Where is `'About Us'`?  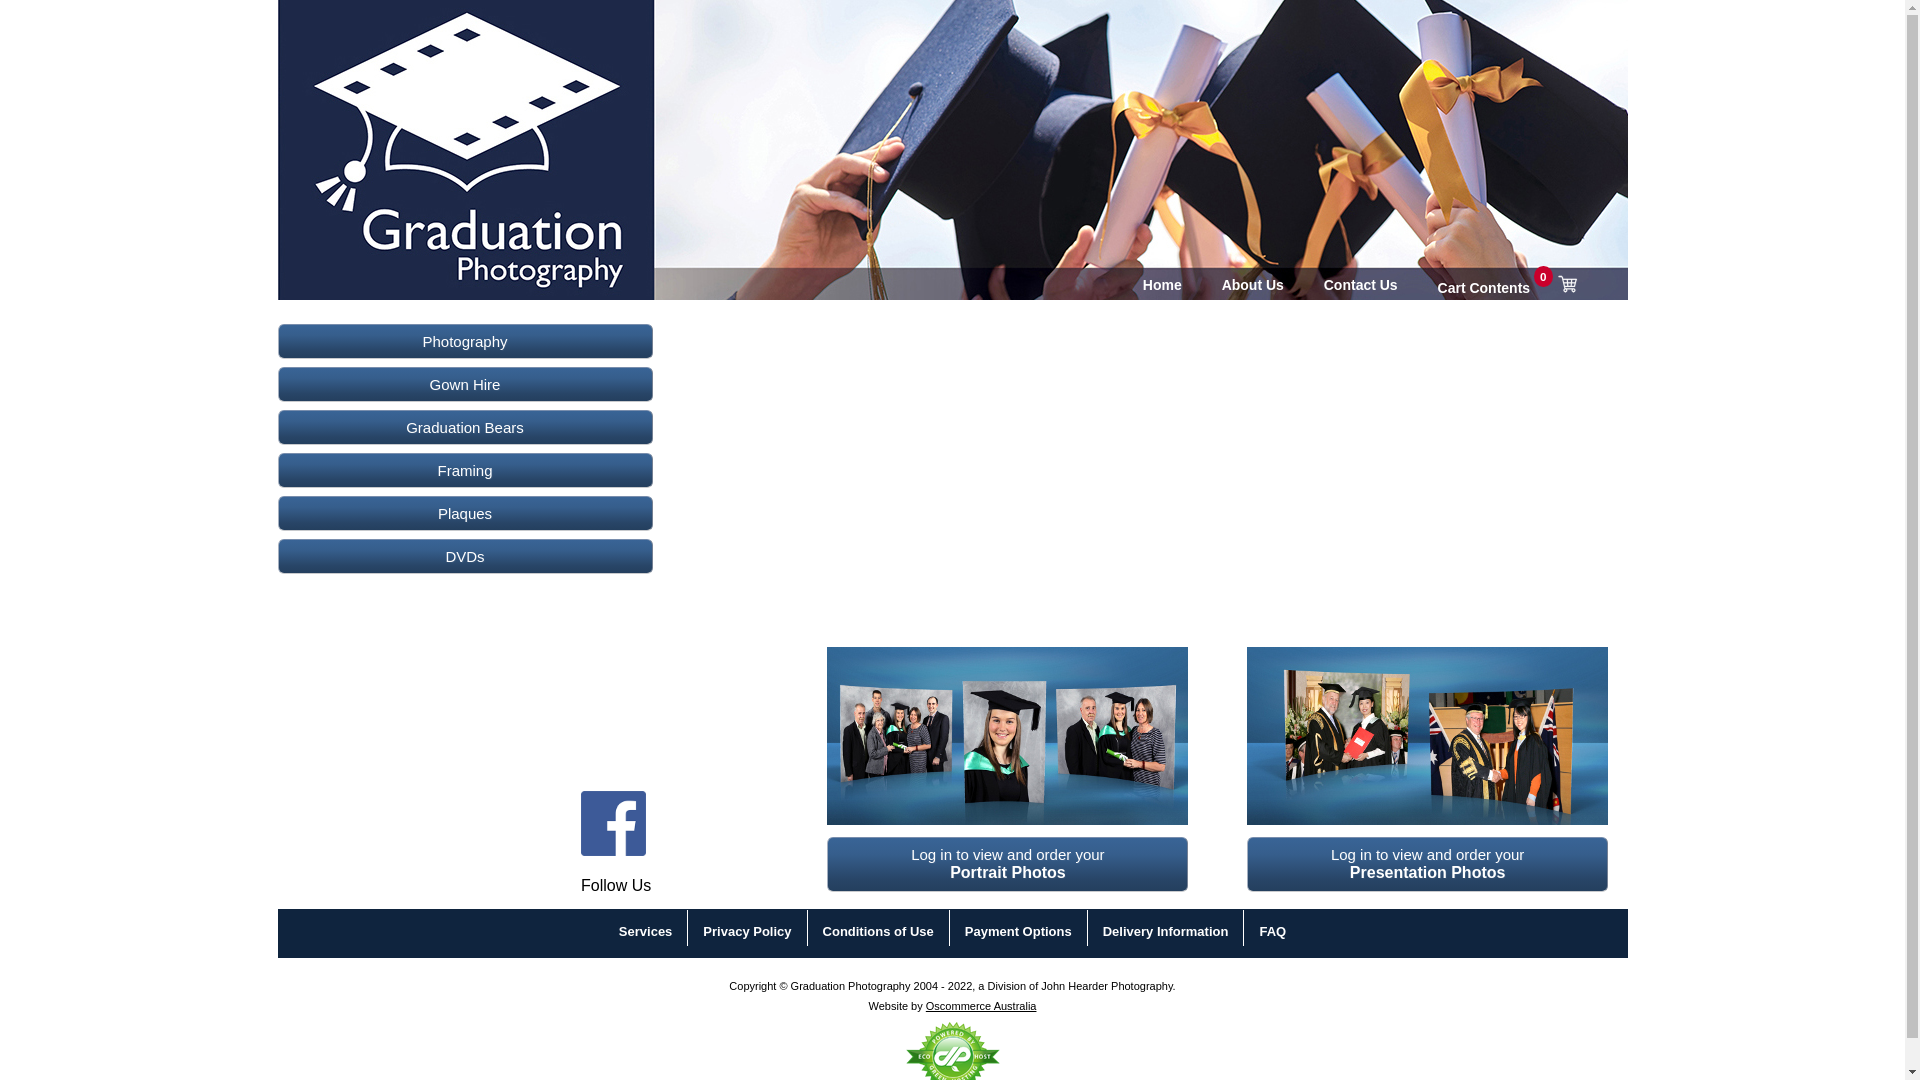 'About Us' is located at coordinates (1251, 285).